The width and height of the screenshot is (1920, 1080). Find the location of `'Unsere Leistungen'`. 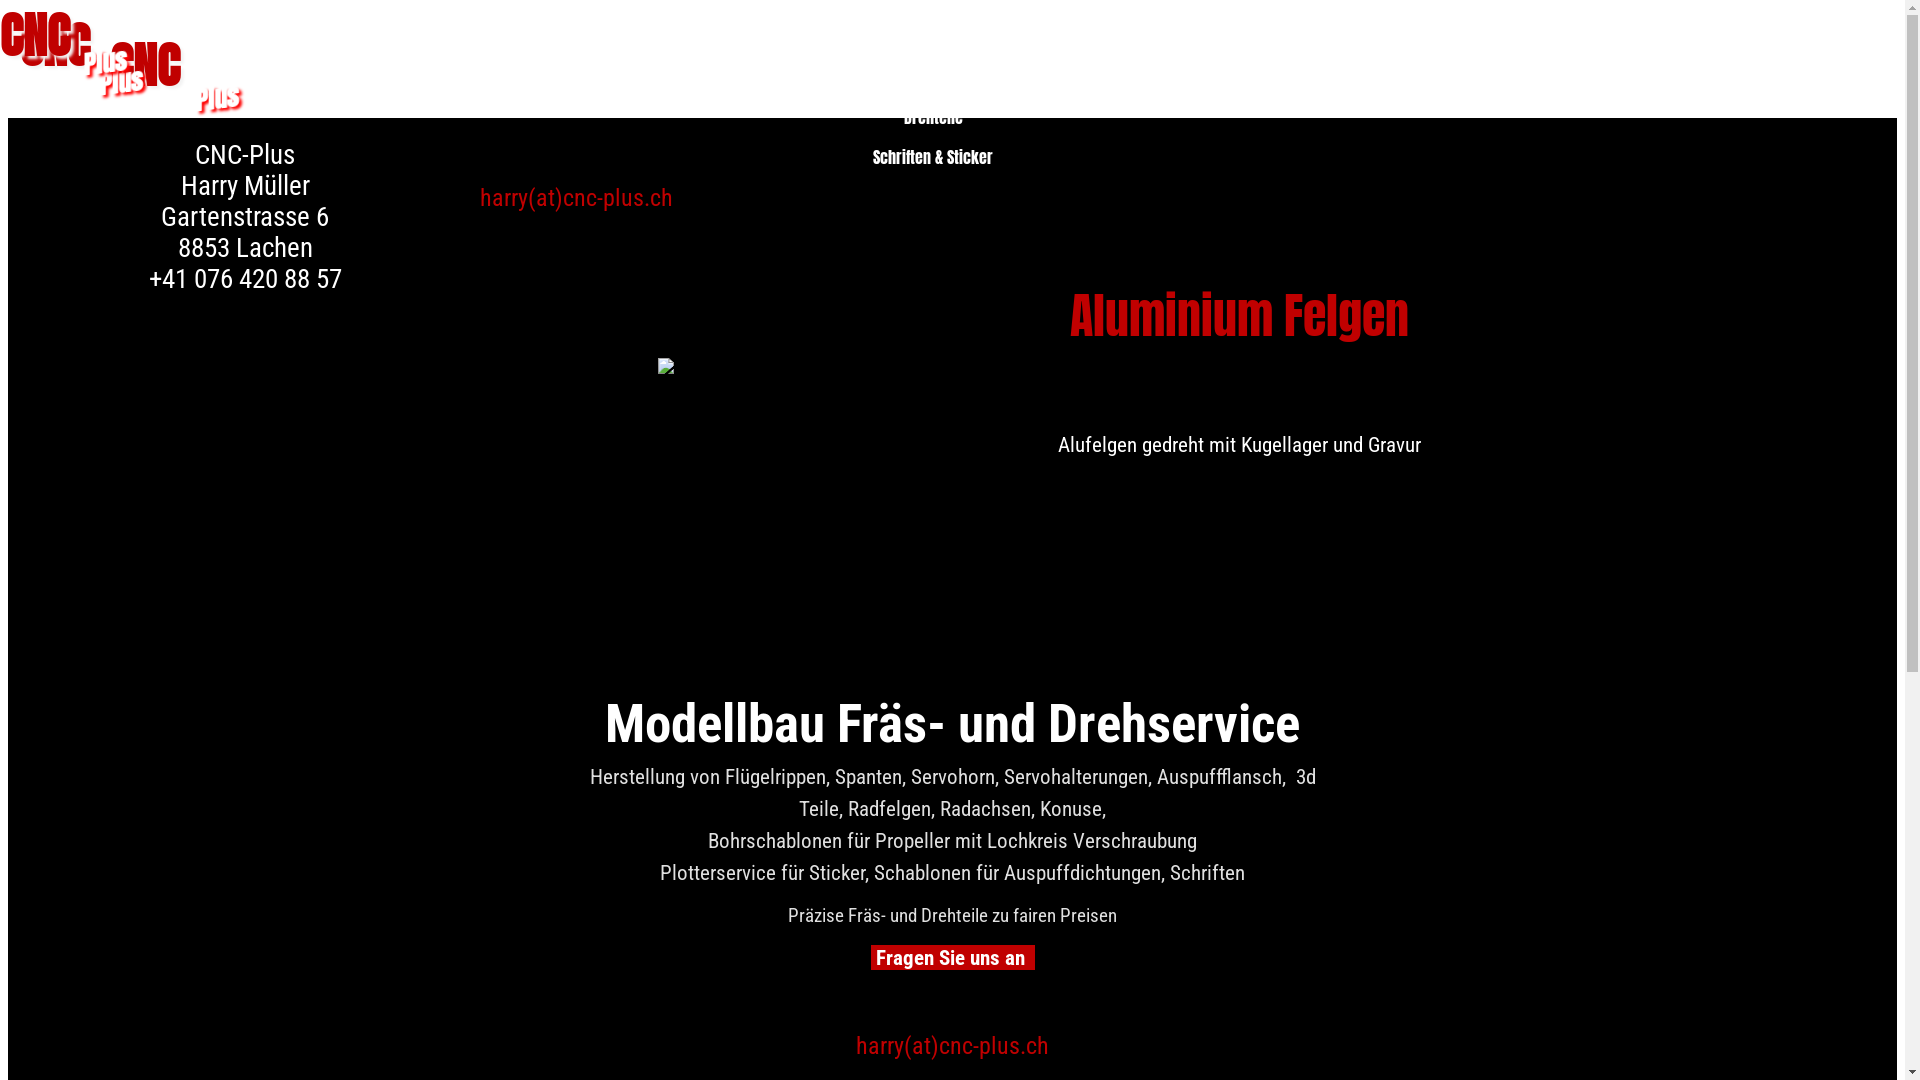

'Unsere Leistungen' is located at coordinates (924, 67).